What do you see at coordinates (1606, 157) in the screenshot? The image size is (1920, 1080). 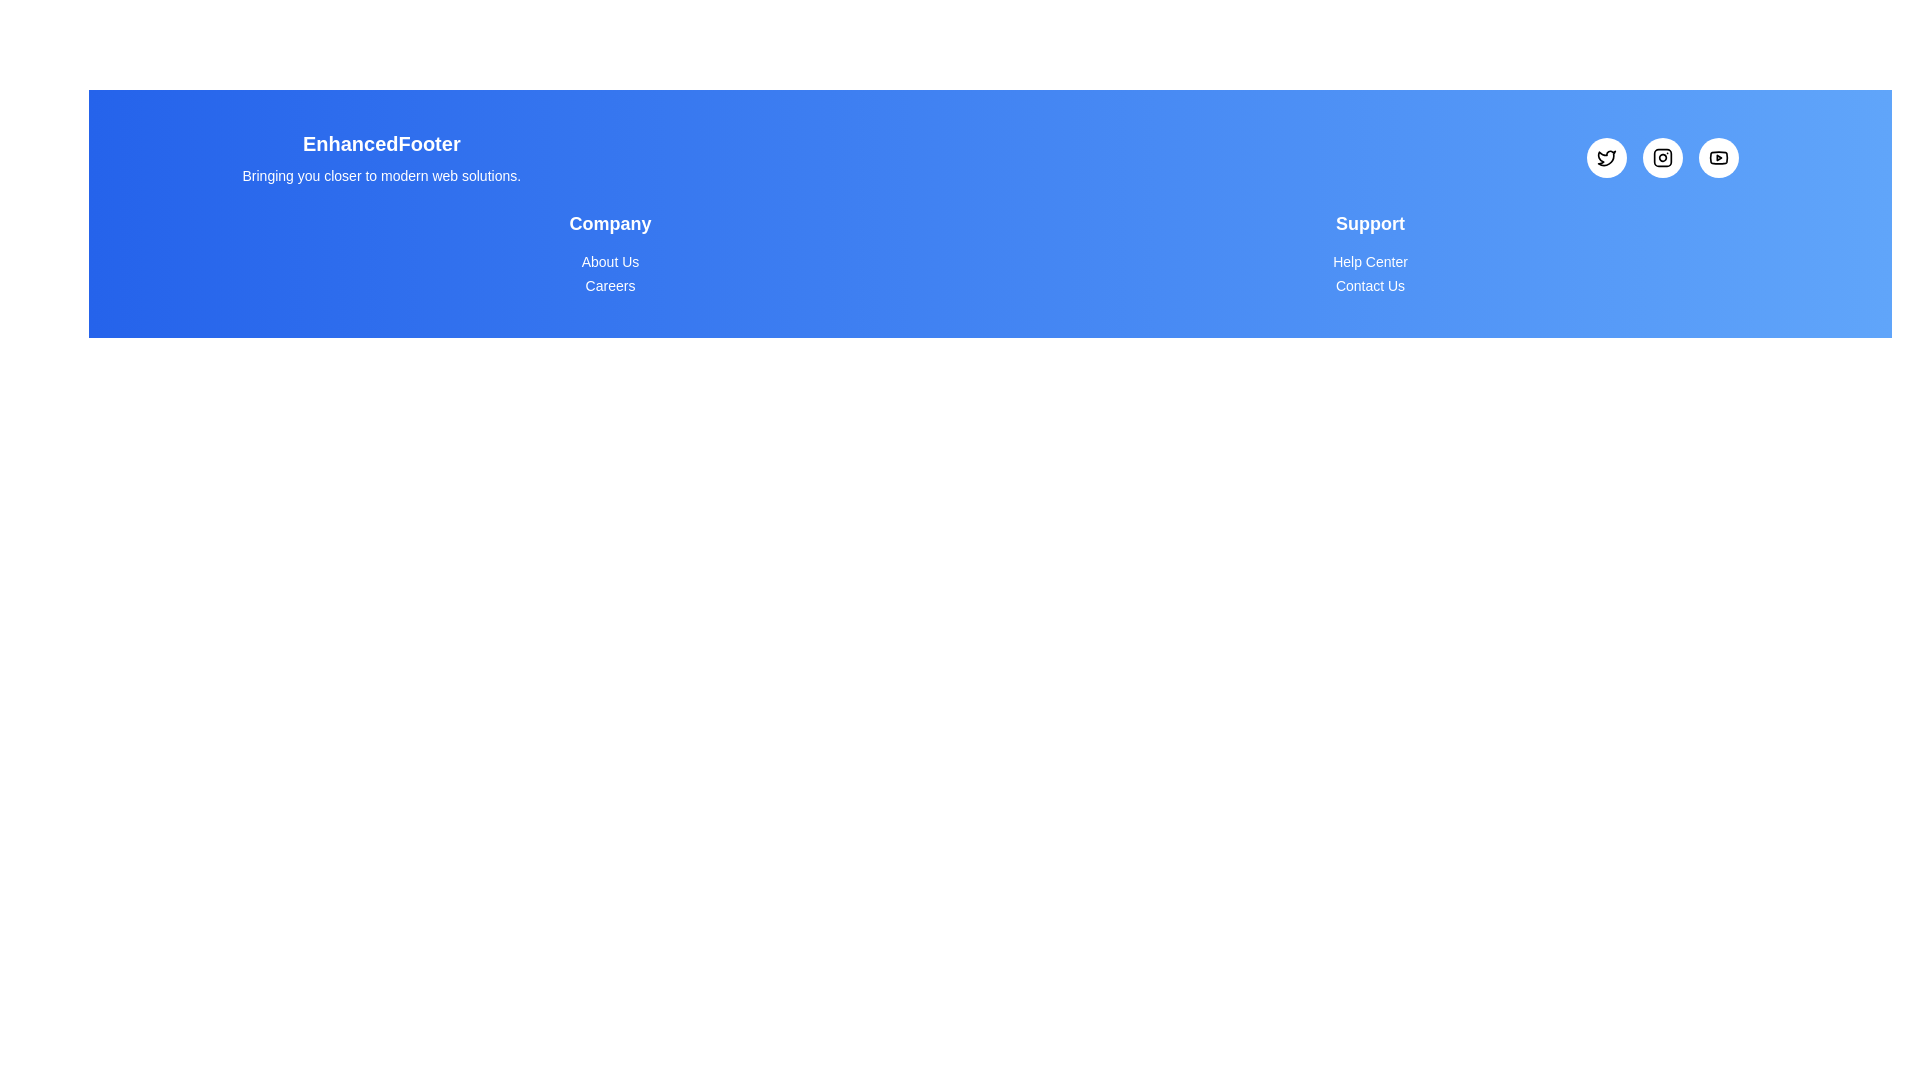 I see `the circular Twitter button with a white background and black Twitter icon to trigger visual feedback` at bounding box center [1606, 157].